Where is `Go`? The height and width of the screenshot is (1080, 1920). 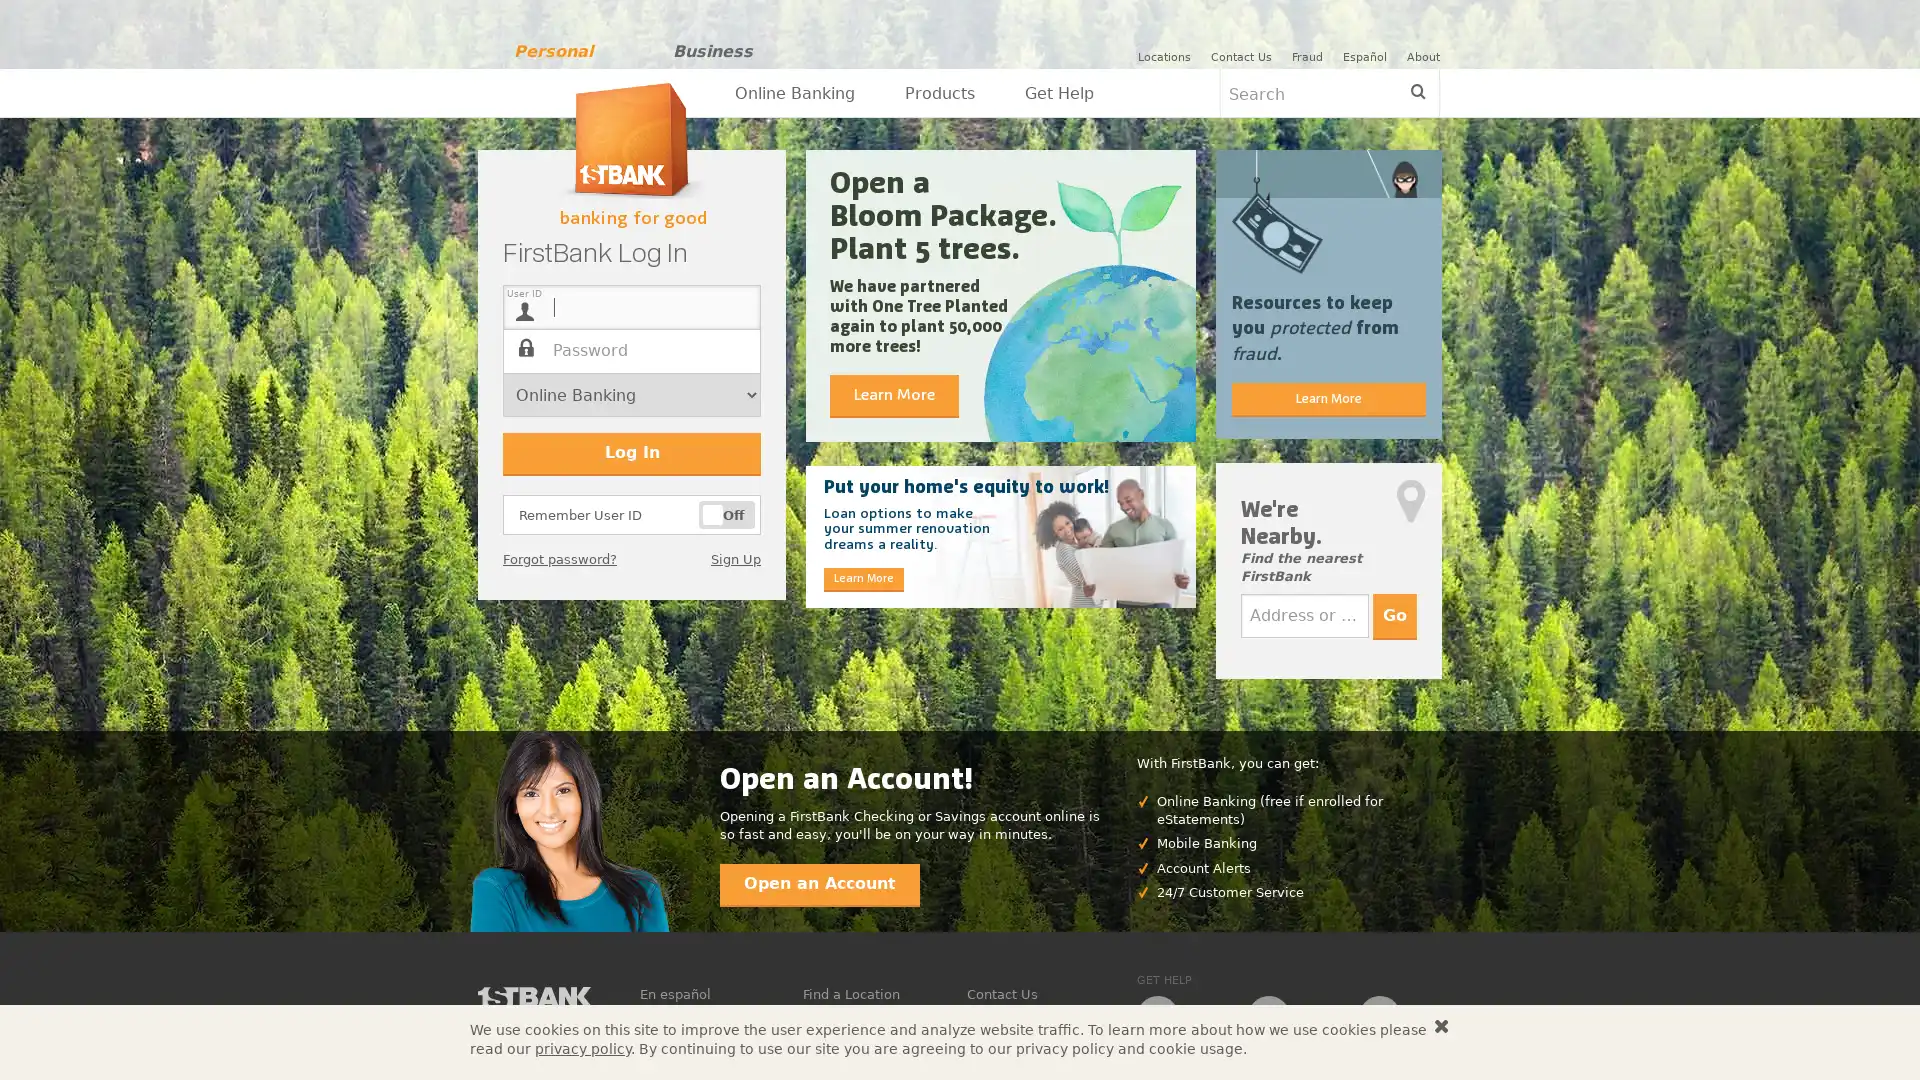
Go is located at coordinates (1394, 615).